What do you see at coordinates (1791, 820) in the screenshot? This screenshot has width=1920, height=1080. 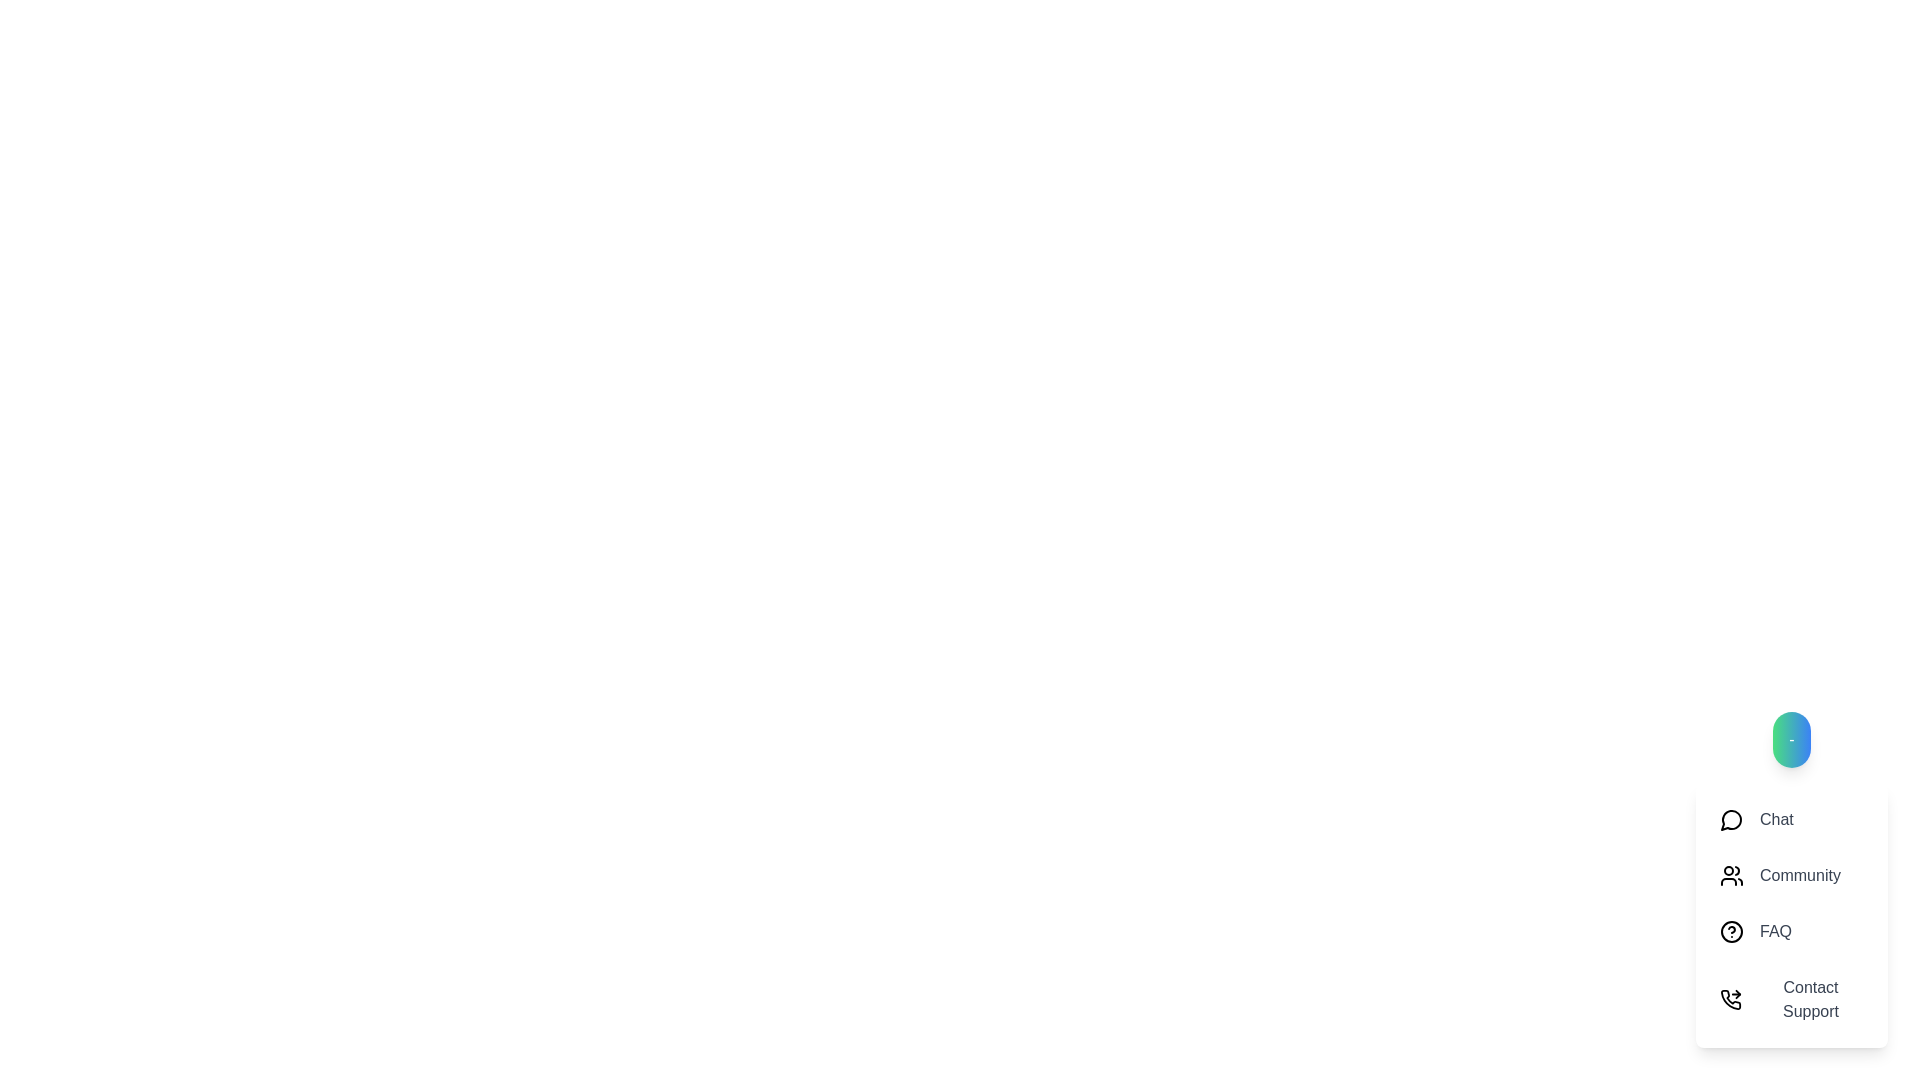 I see `the first menu item labeled 'Chat' in the vertically-stacked menu list` at bounding box center [1791, 820].